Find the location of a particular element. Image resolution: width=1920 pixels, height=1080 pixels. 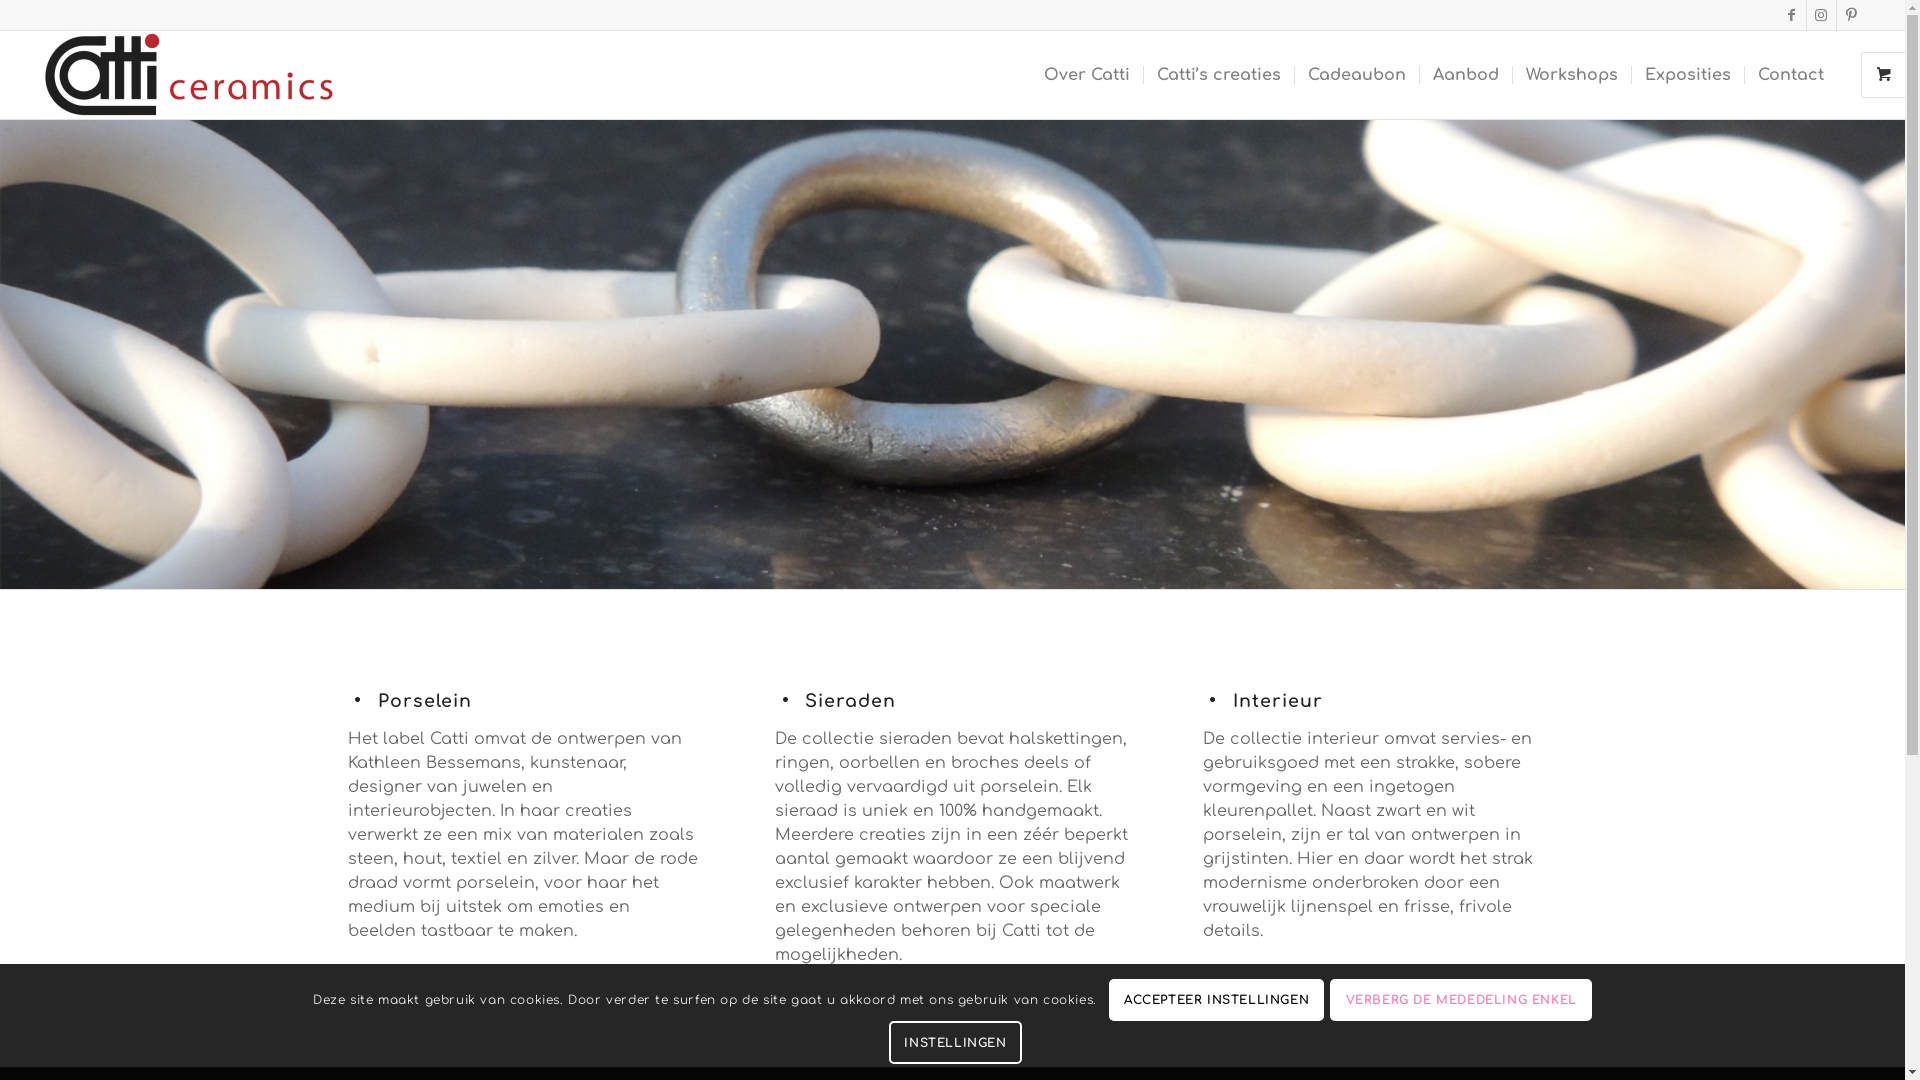

'Over Catti' is located at coordinates (1085, 73).